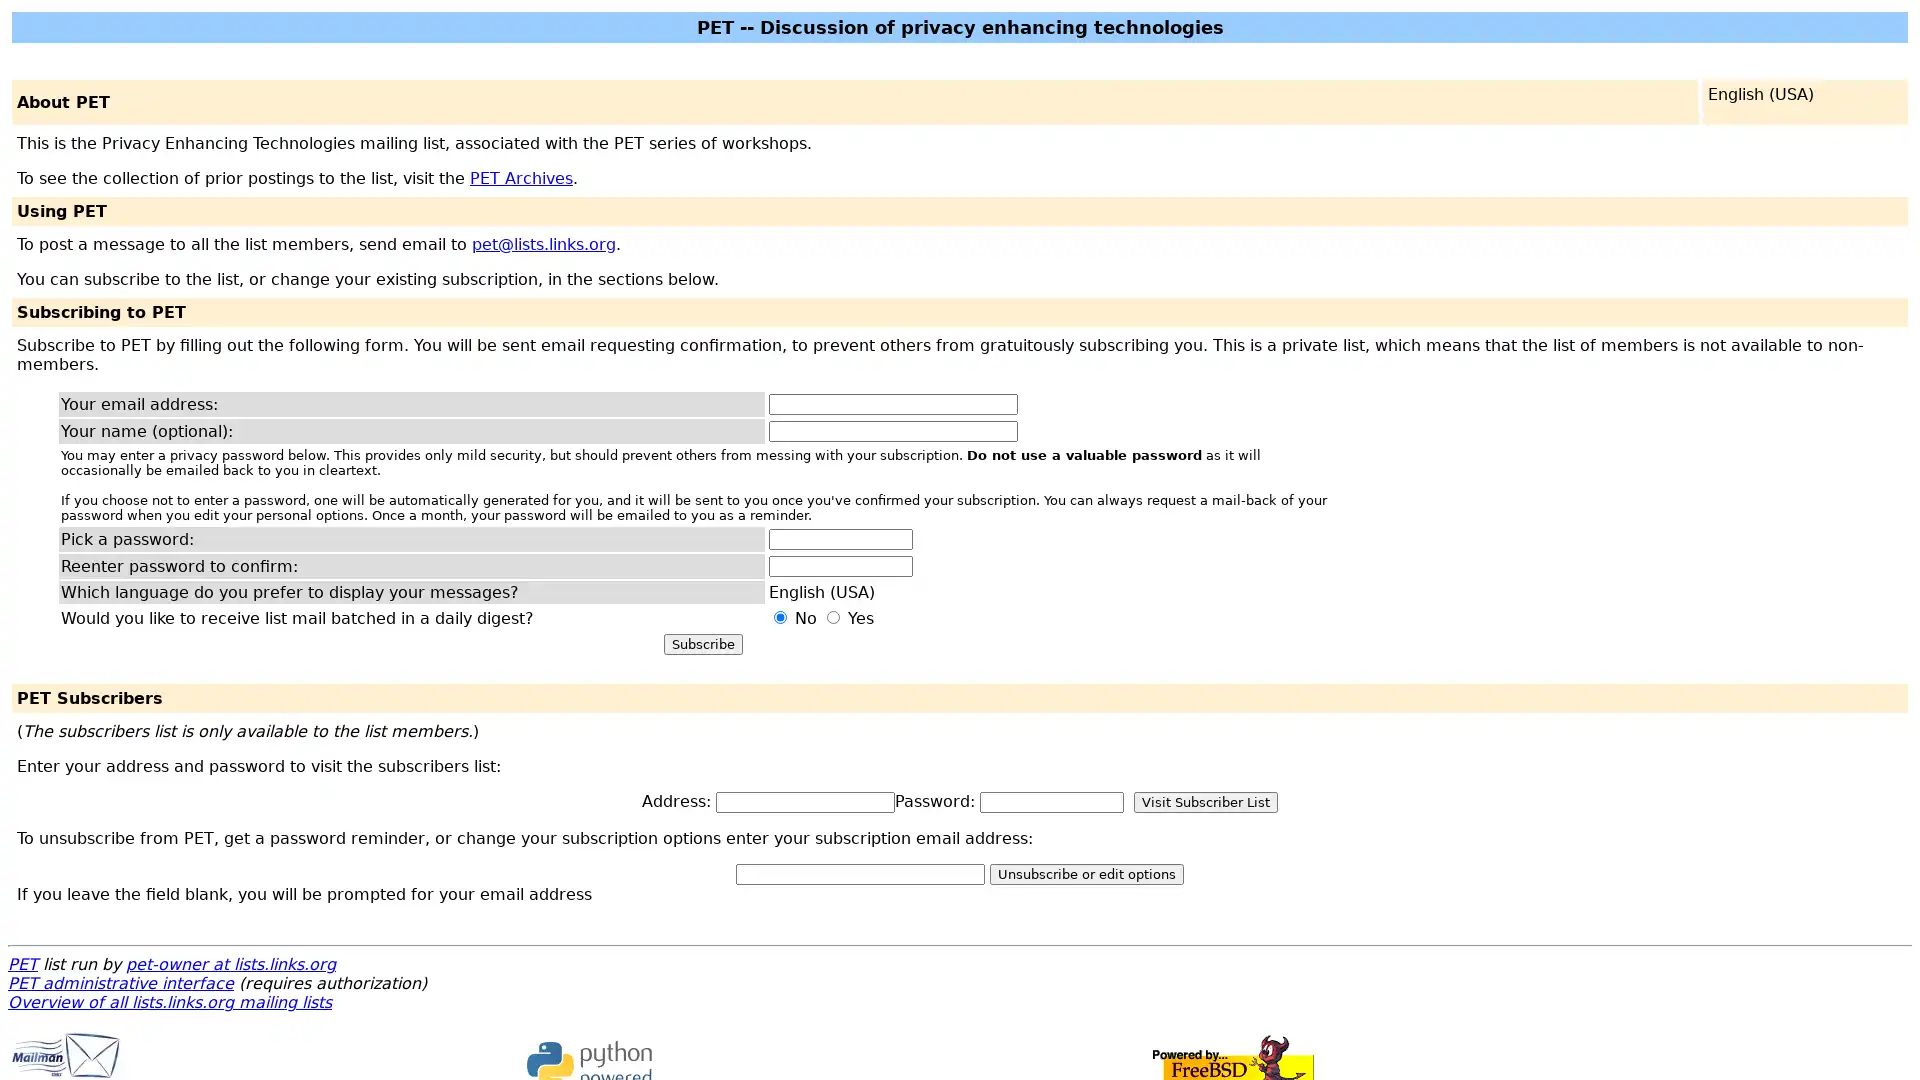 The image size is (1920, 1080). What do you see at coordinates (1204, 801) in the screenshot?
I see `Visit Subscriber List` at bounding box center [1204, 801].